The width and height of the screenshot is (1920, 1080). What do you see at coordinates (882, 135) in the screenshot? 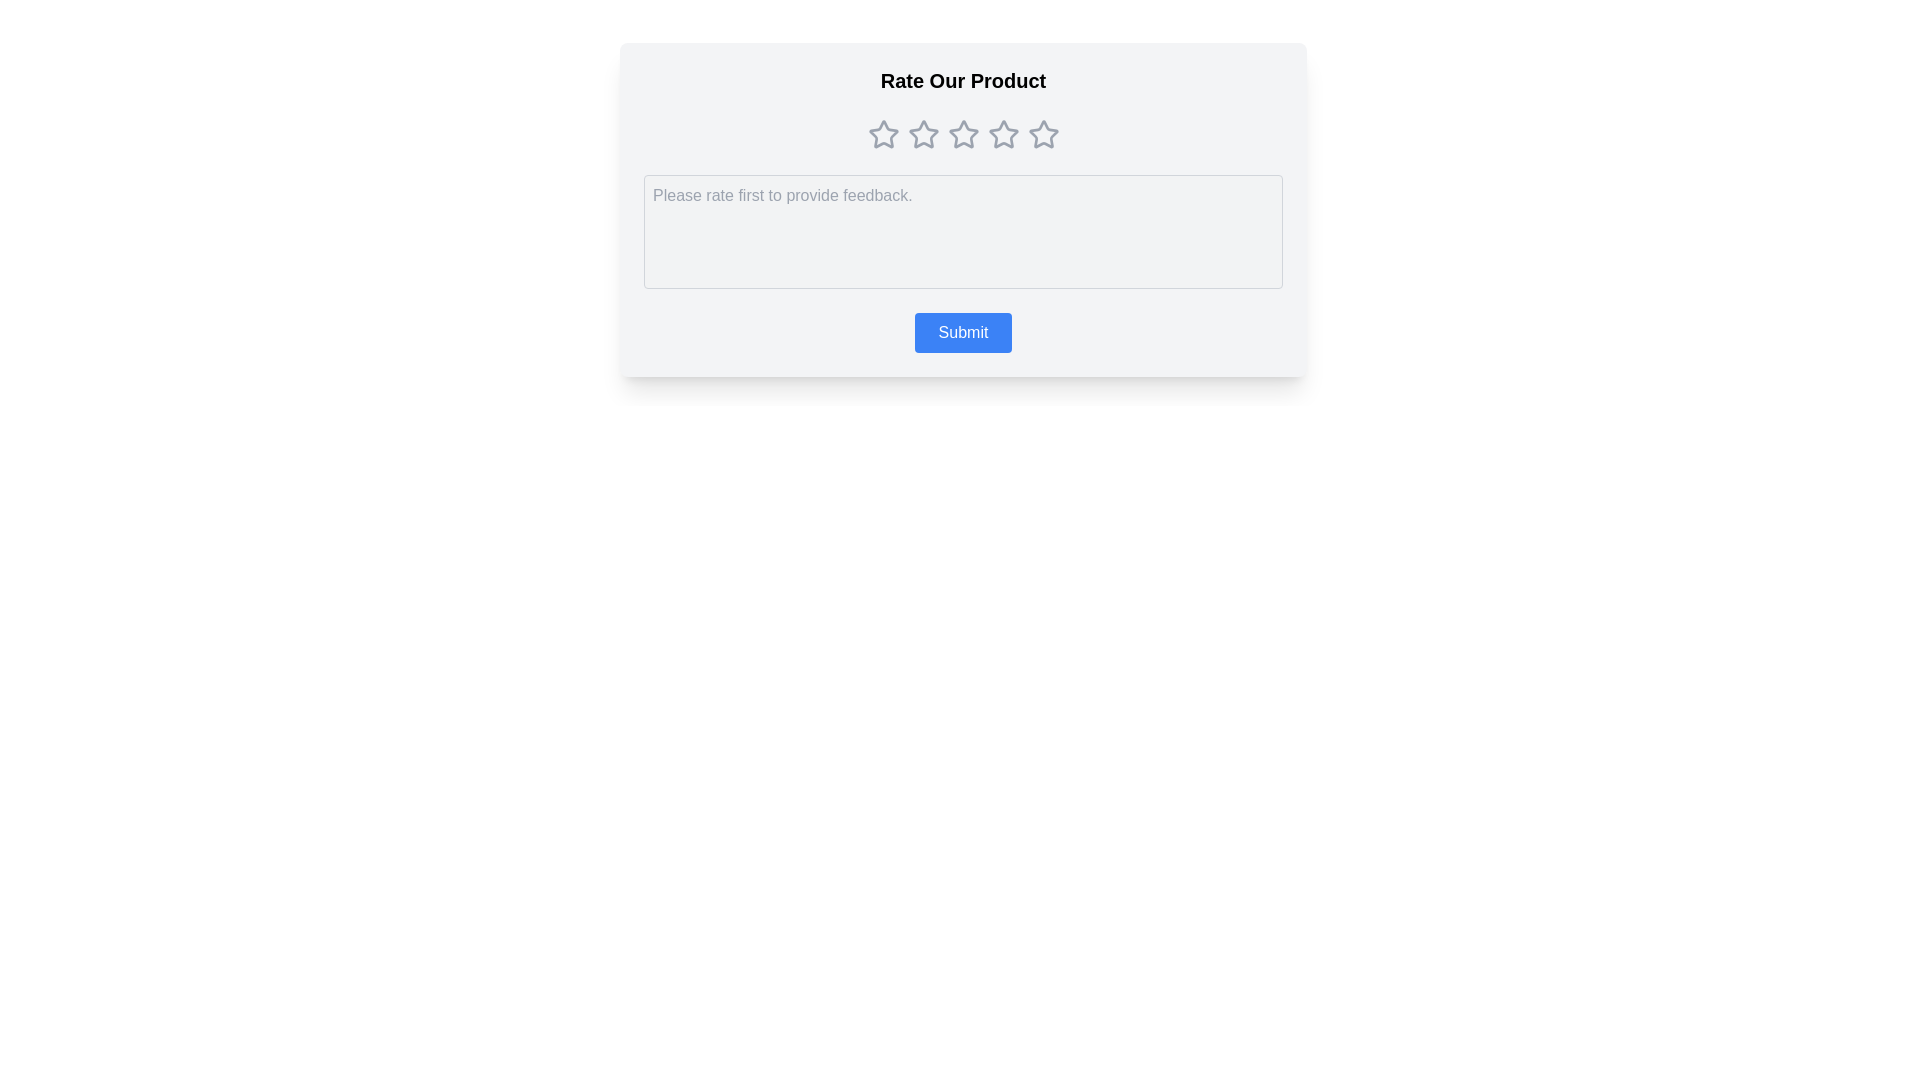
I see `the first gray star-shaped Rating icon located under the 'Rate Our Product' text` at bounding box center [882, 135].